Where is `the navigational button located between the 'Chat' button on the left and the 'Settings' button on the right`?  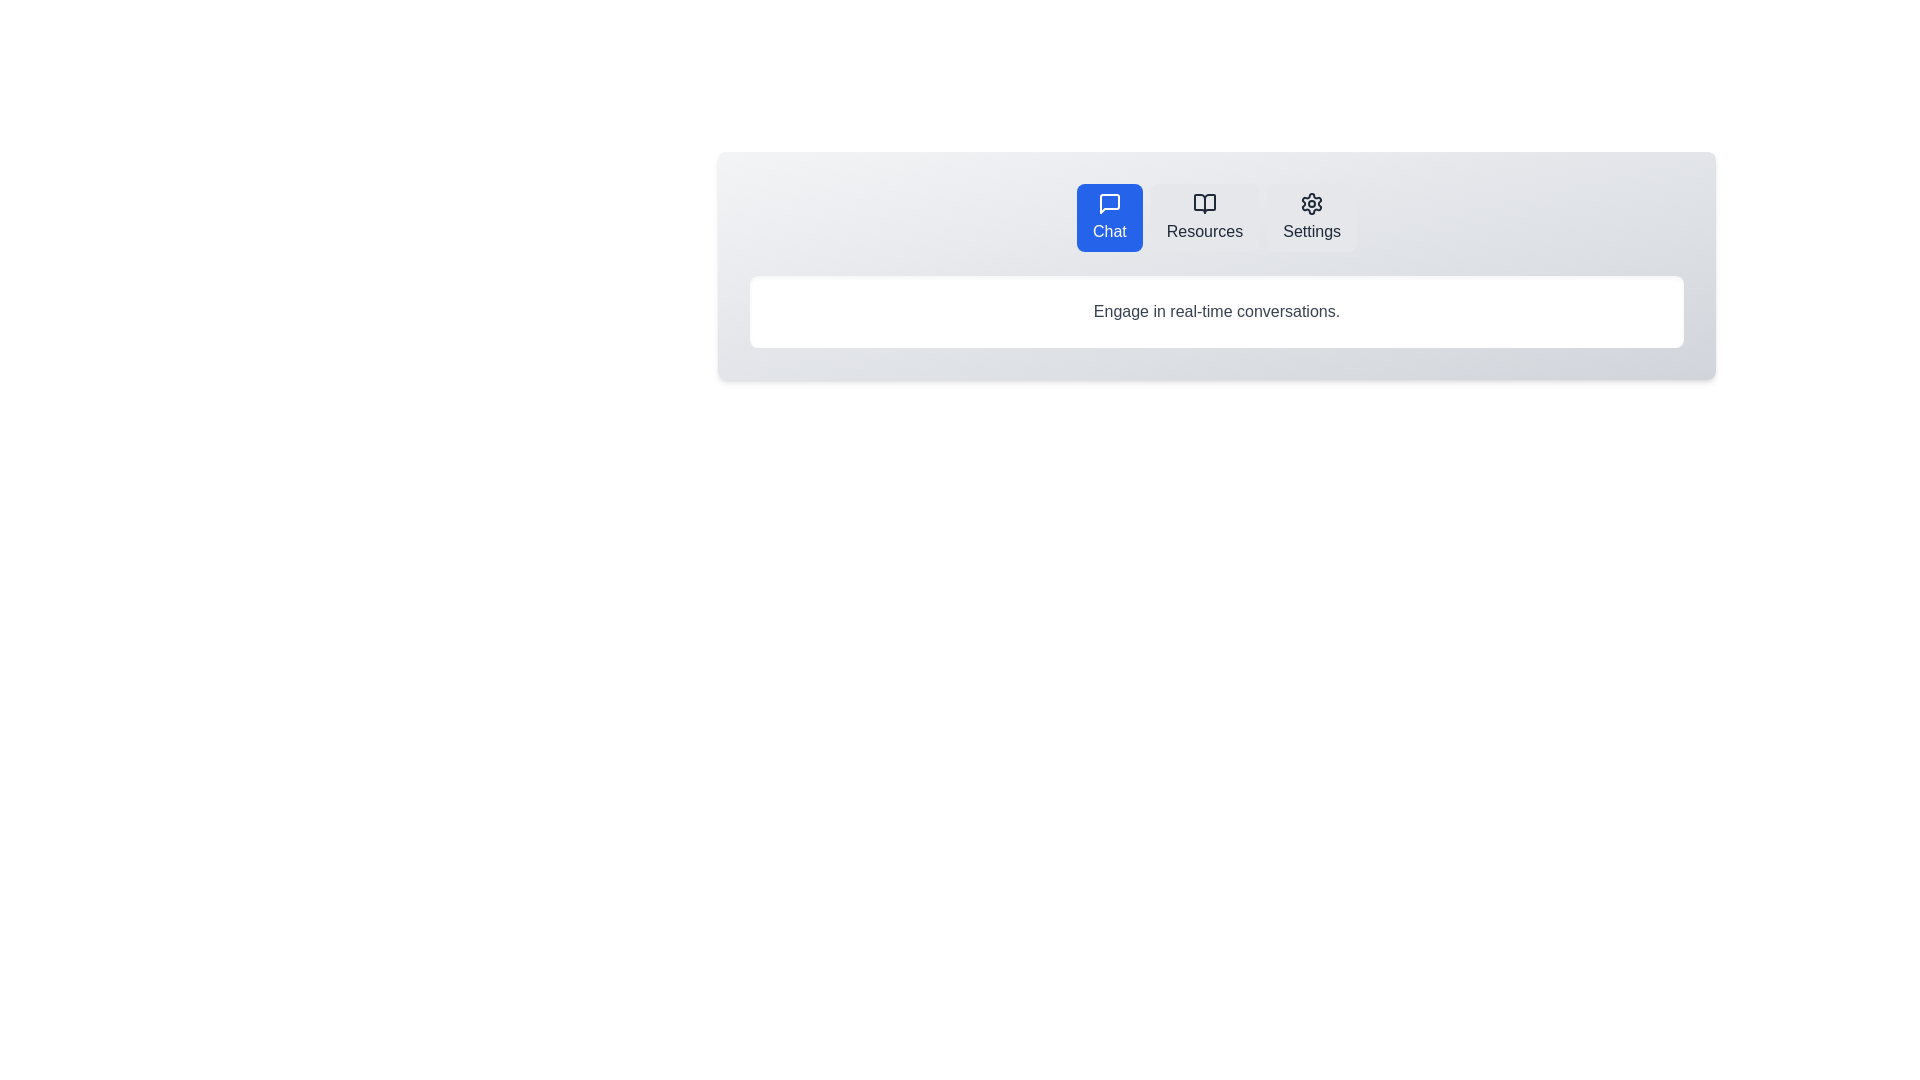 the navigational button located between the 'Chat' button on the left and the 'Settings' button on the right is located at coordinates (1203, 218).